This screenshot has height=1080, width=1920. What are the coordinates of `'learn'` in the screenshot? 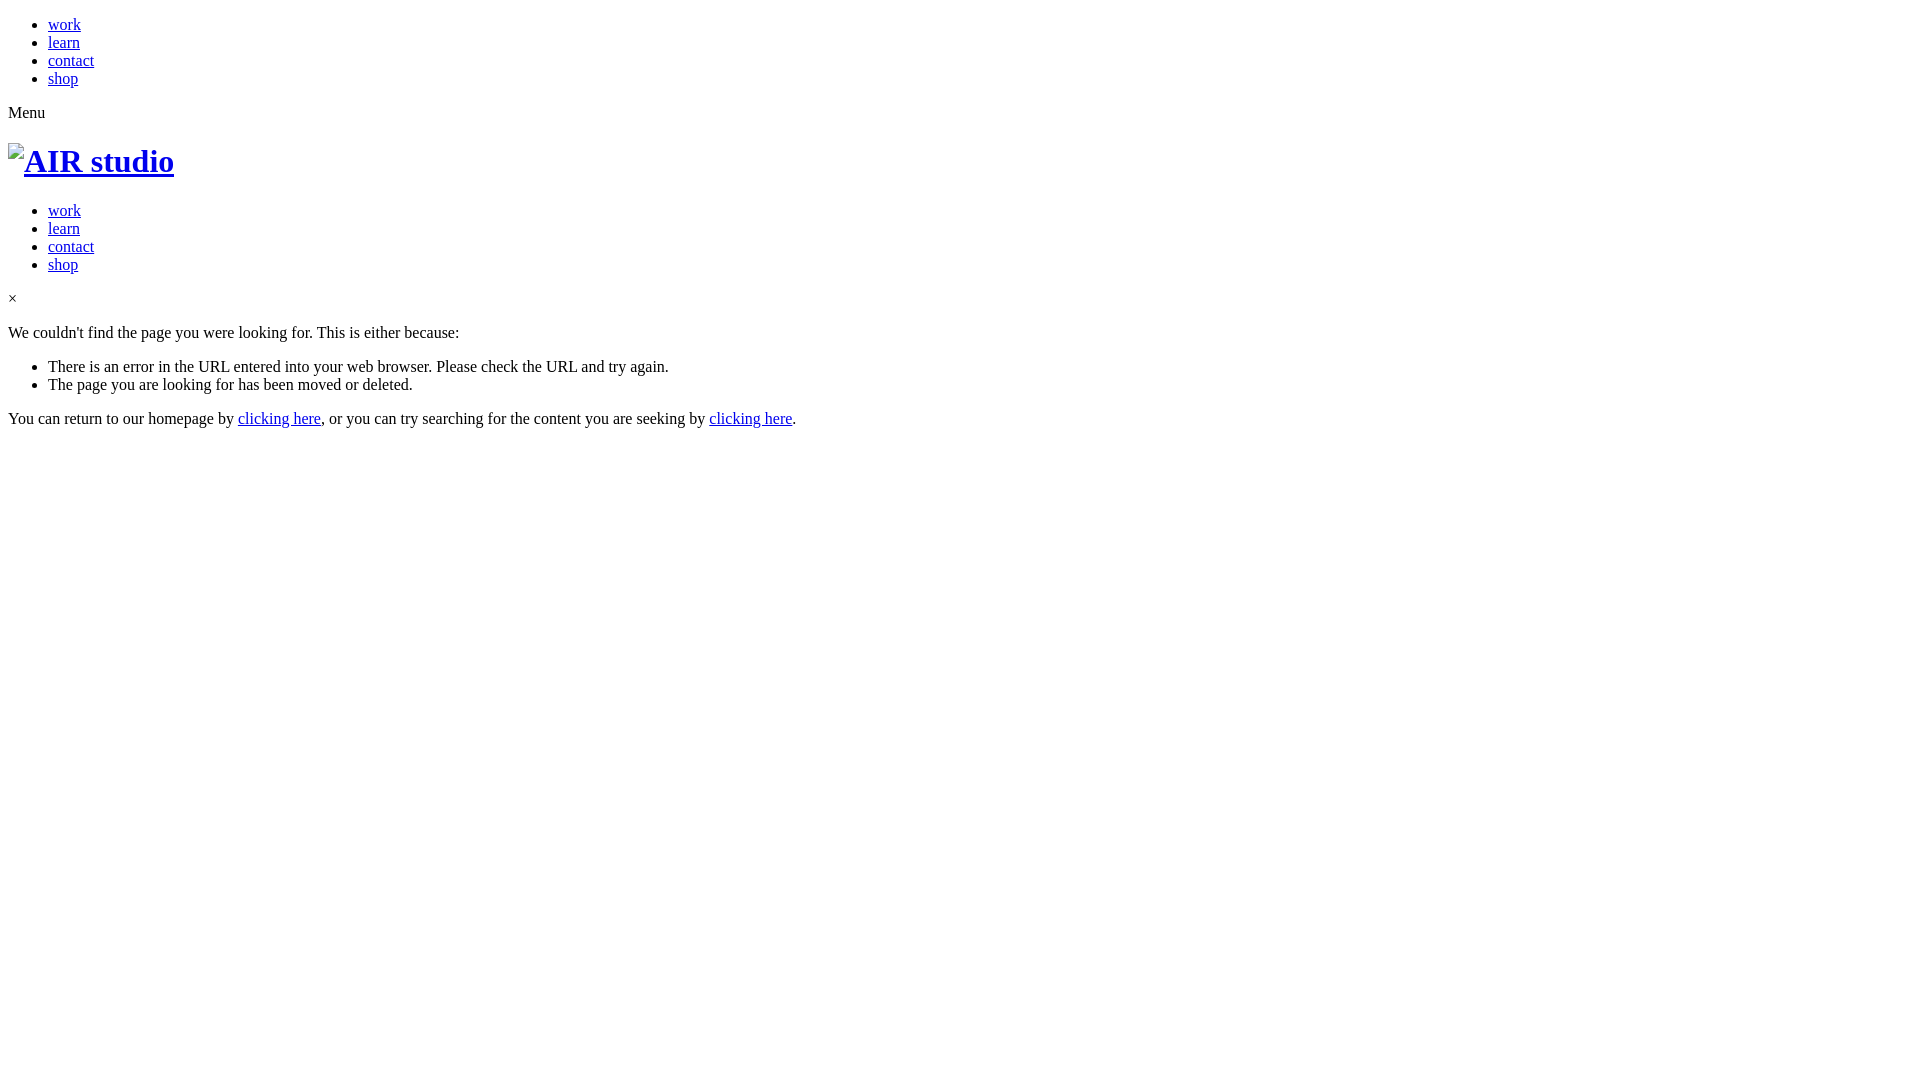 It's located at (63, 42).